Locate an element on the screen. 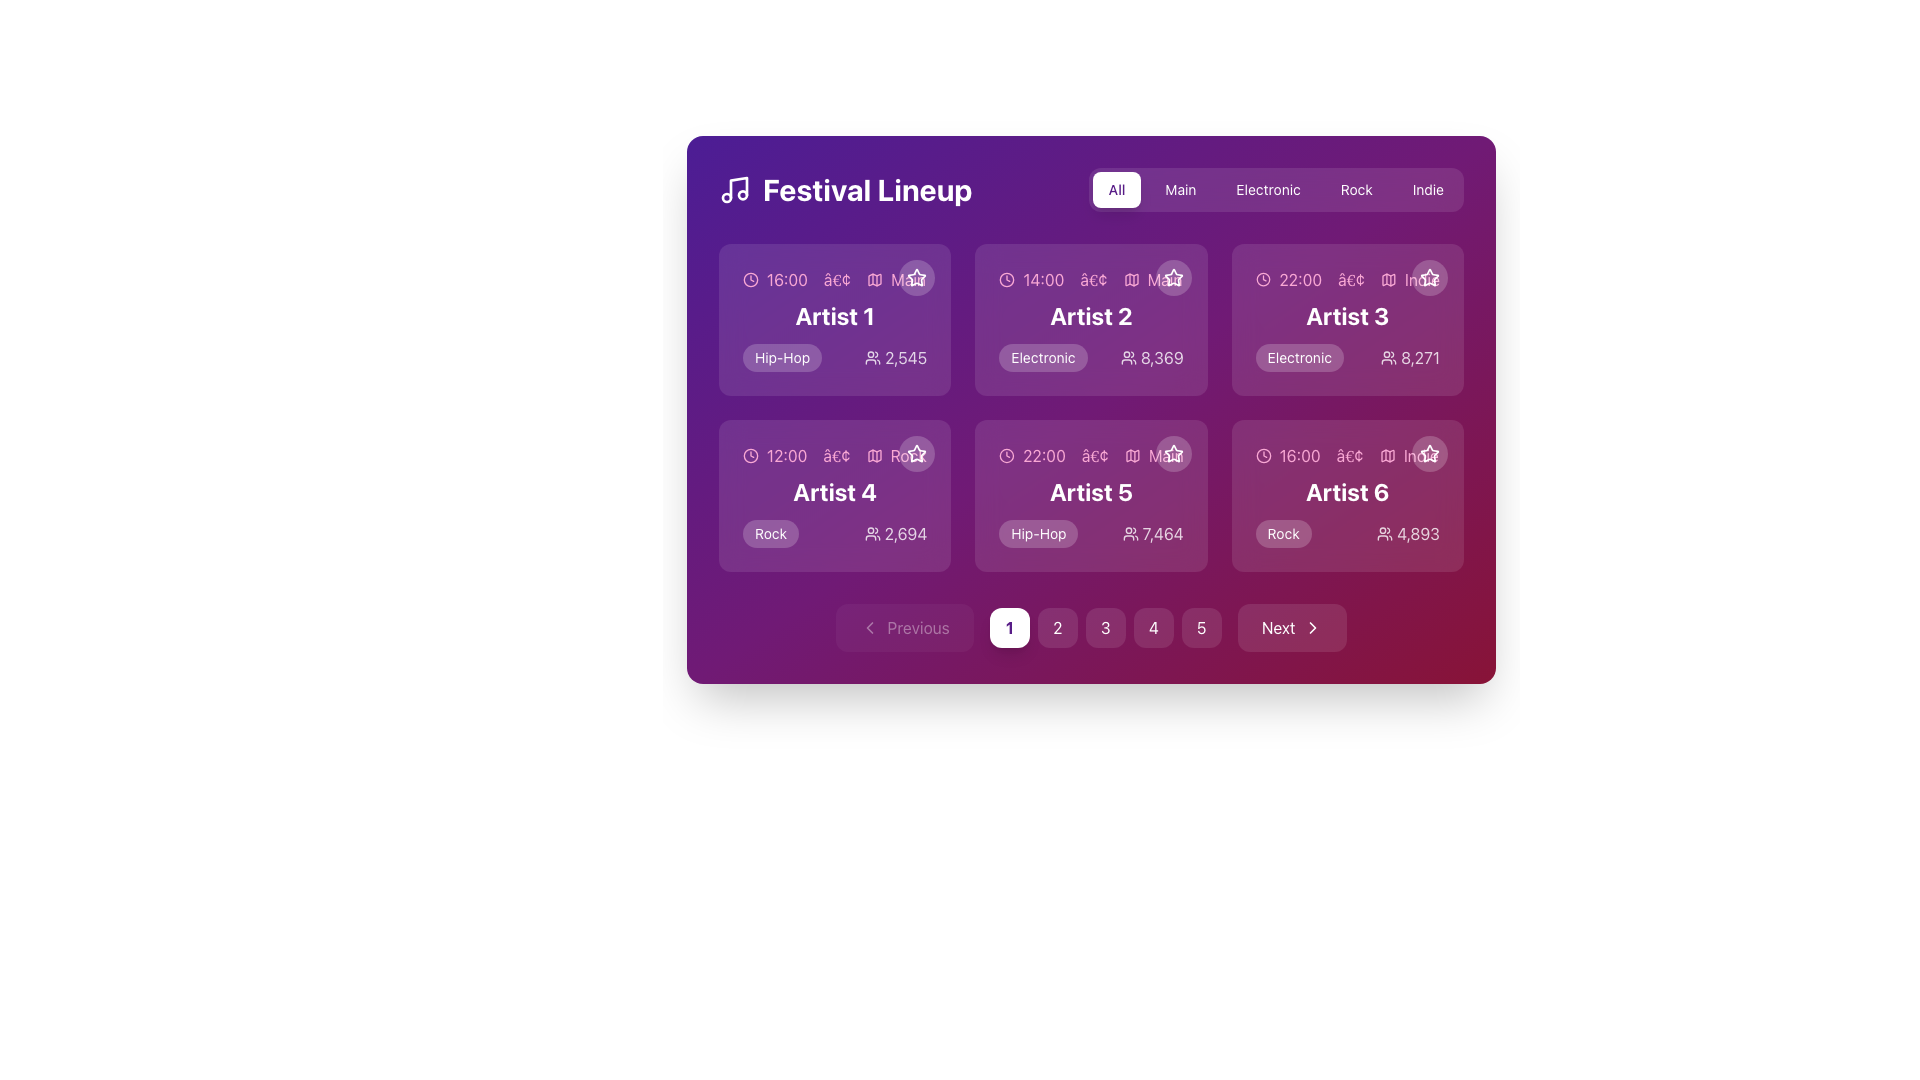  the minimalist clock icon located within the 'Artist 5' card, positioned to the left of the text '22:00' is located at coordinates (1007, 455).